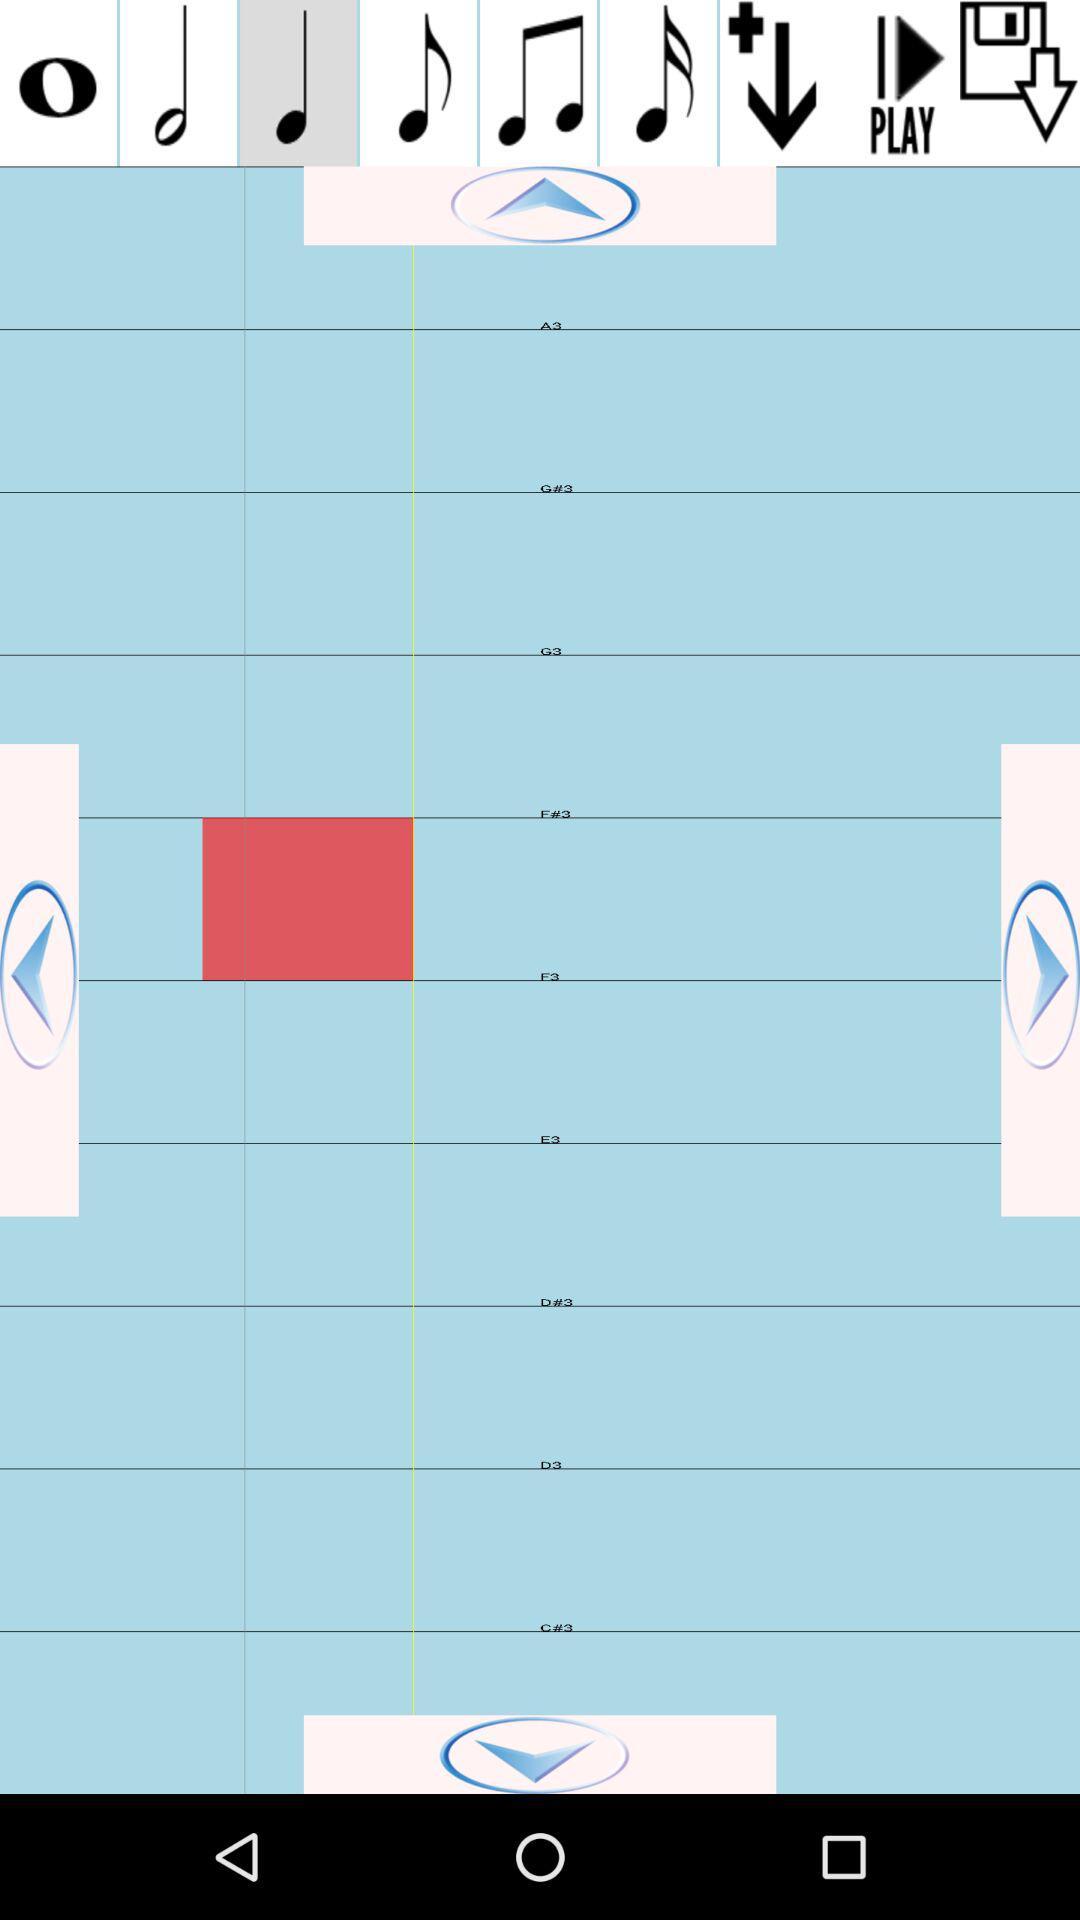 The image size is (1080, 1920). What do you see at coordinates (57, 82) in the screenshot?
I see `whole note option` at bounding box center [57, 82].